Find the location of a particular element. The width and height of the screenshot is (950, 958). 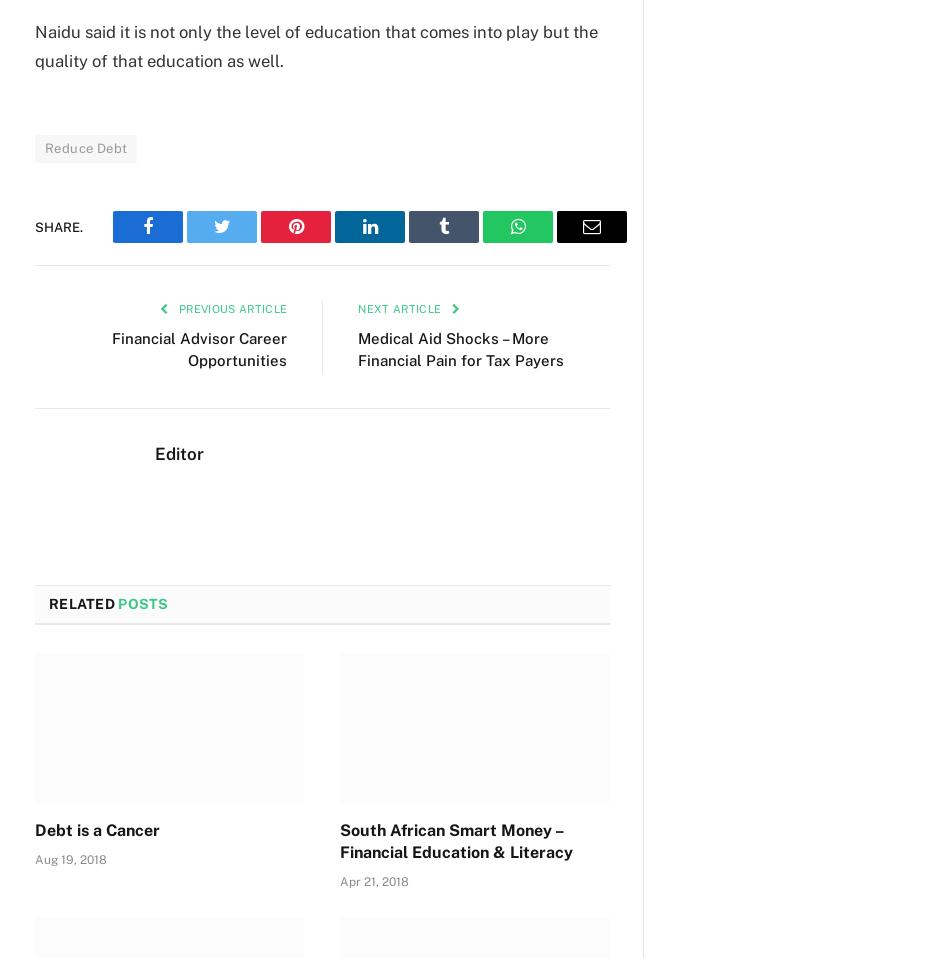

'Debt is a Cancer' is located at coordinates (97, 829).